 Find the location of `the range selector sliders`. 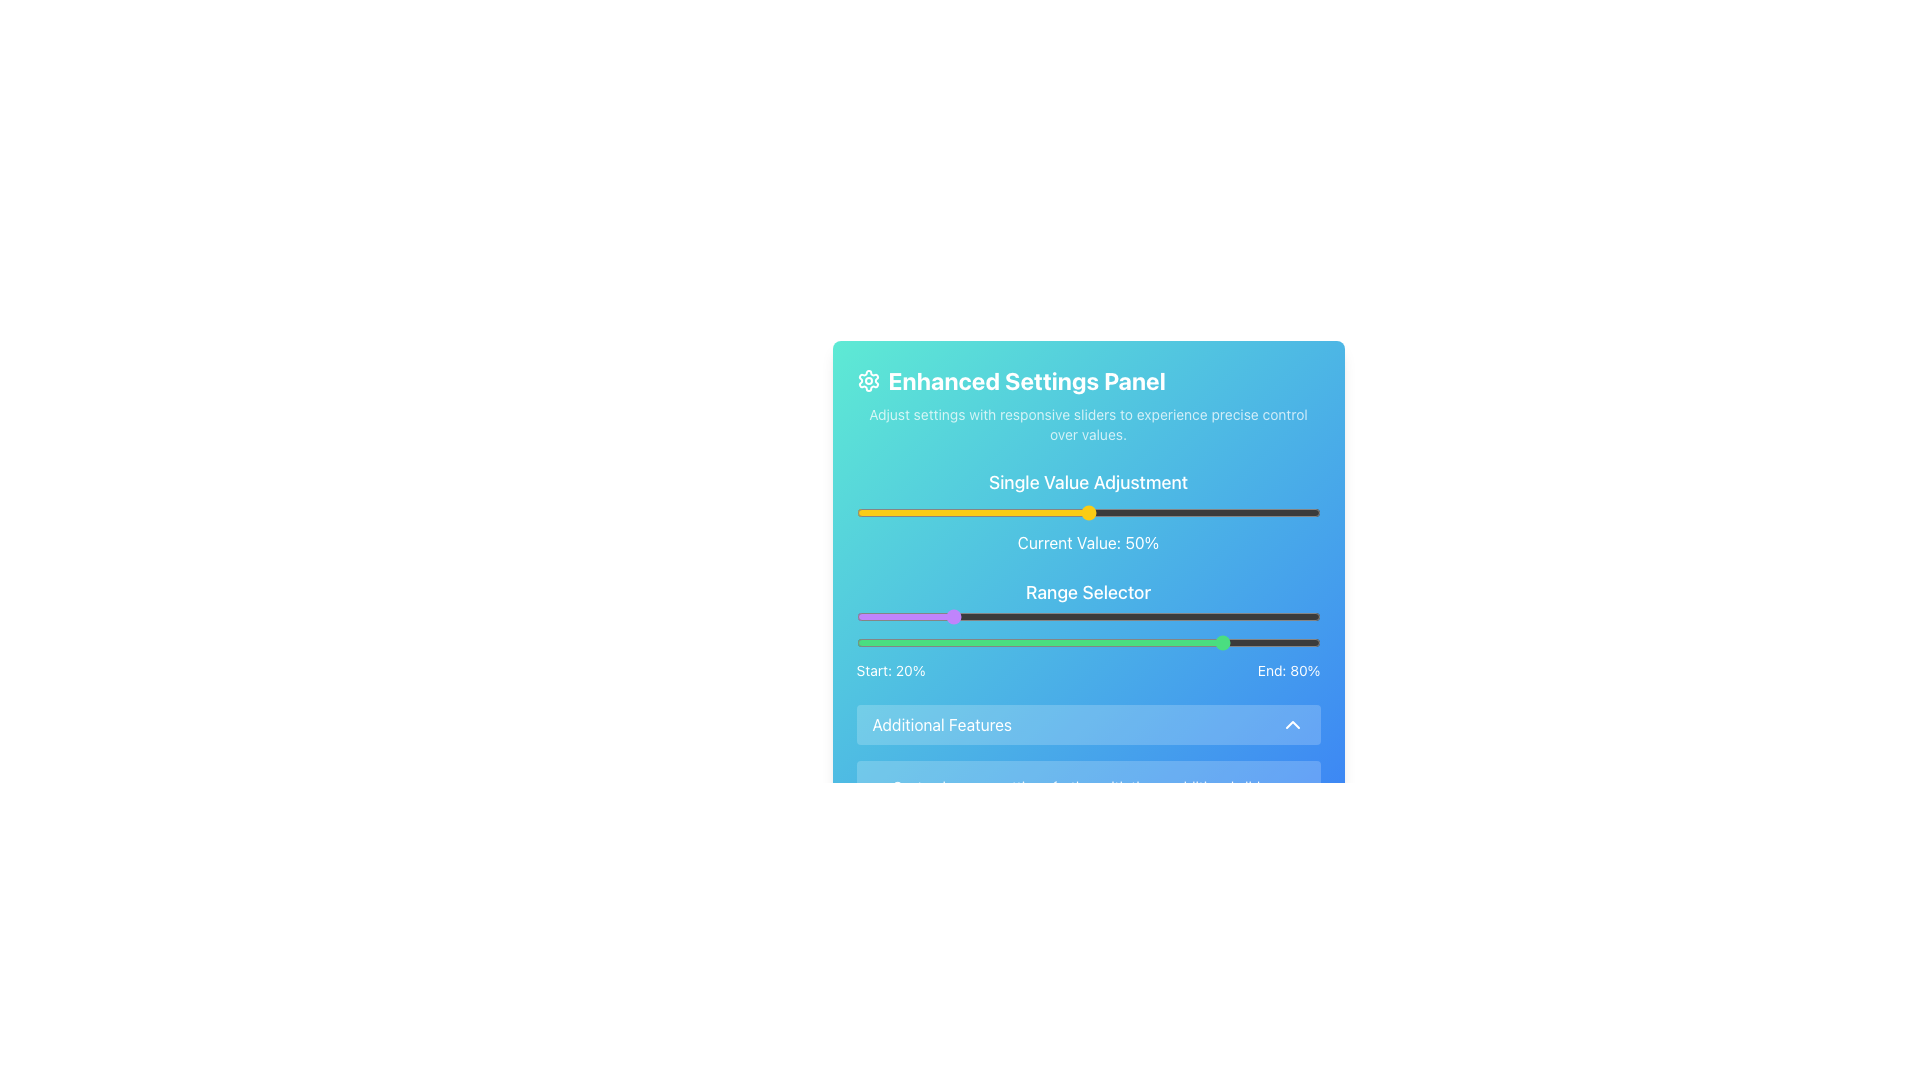

the range selector sliders is located at coordinates (1203, 616).